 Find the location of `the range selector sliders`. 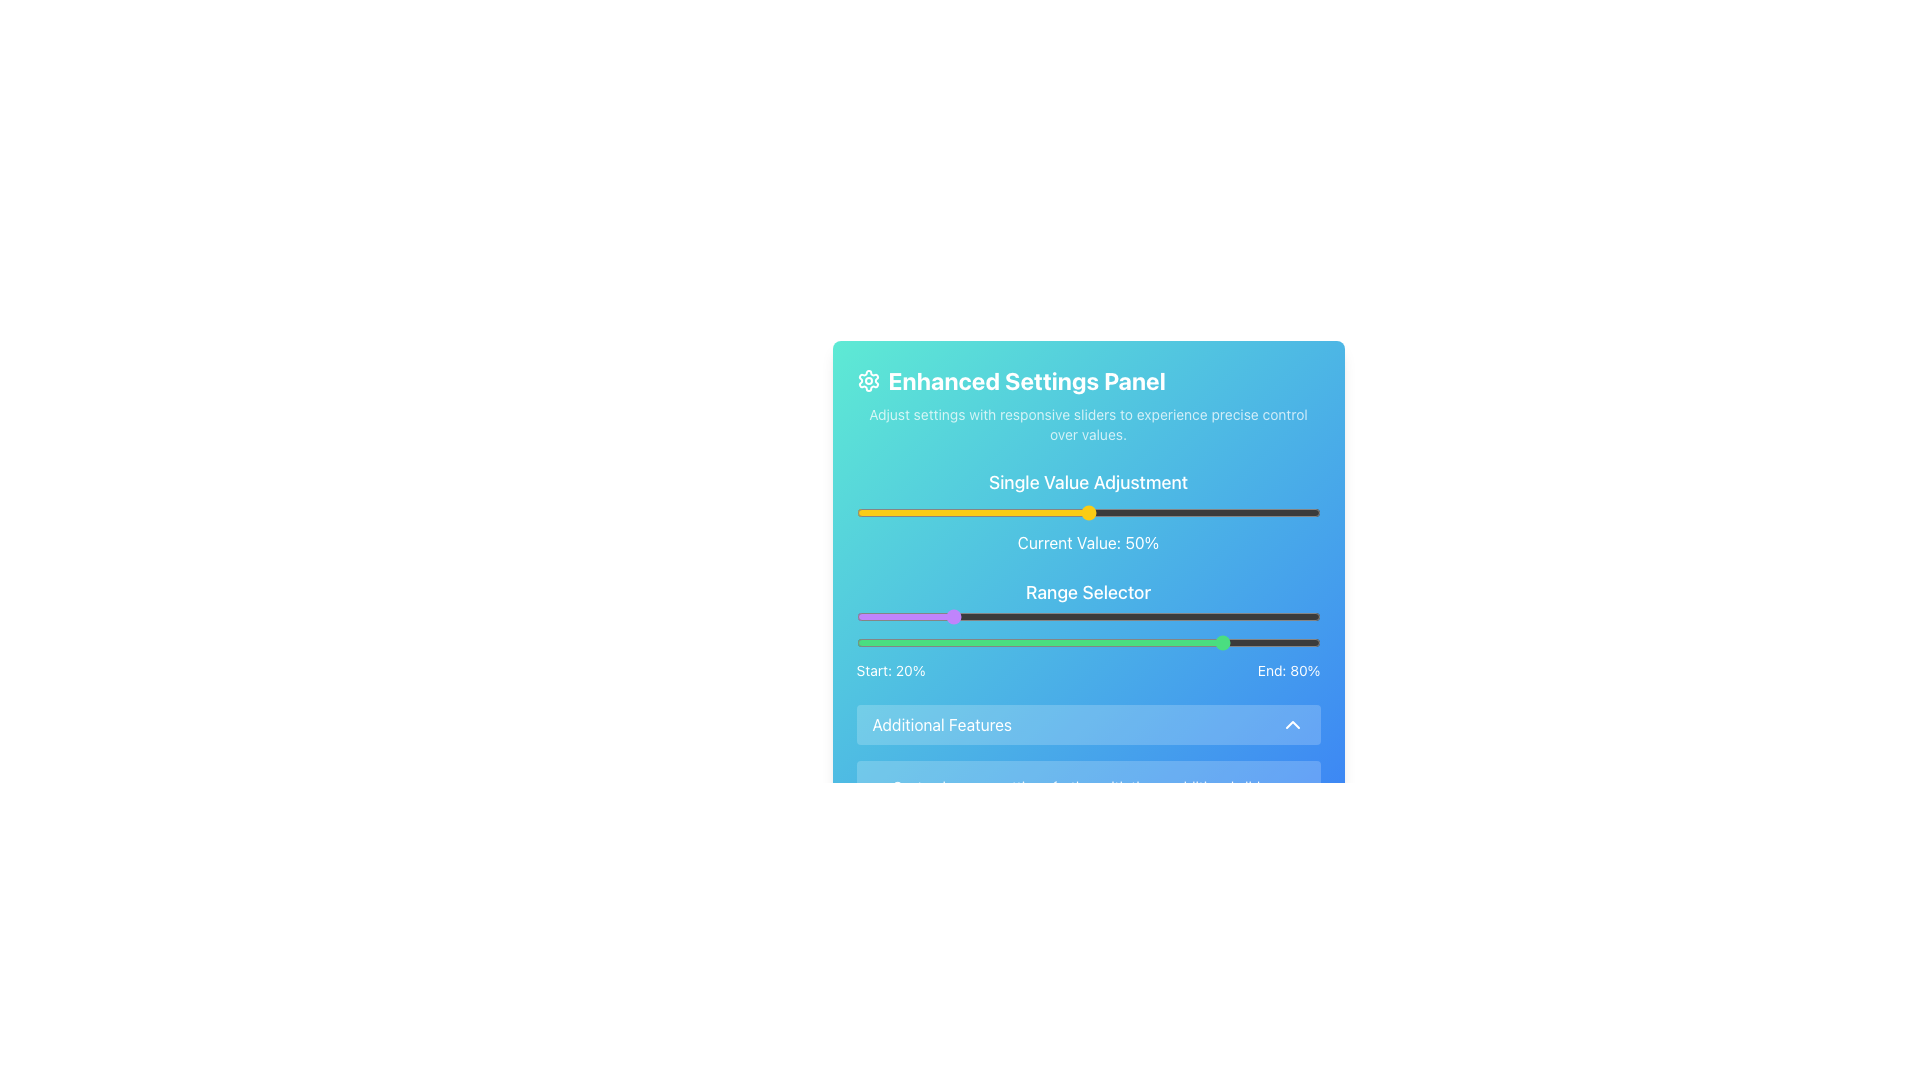

the range selector sliders is located at coordinates (1203, 616).